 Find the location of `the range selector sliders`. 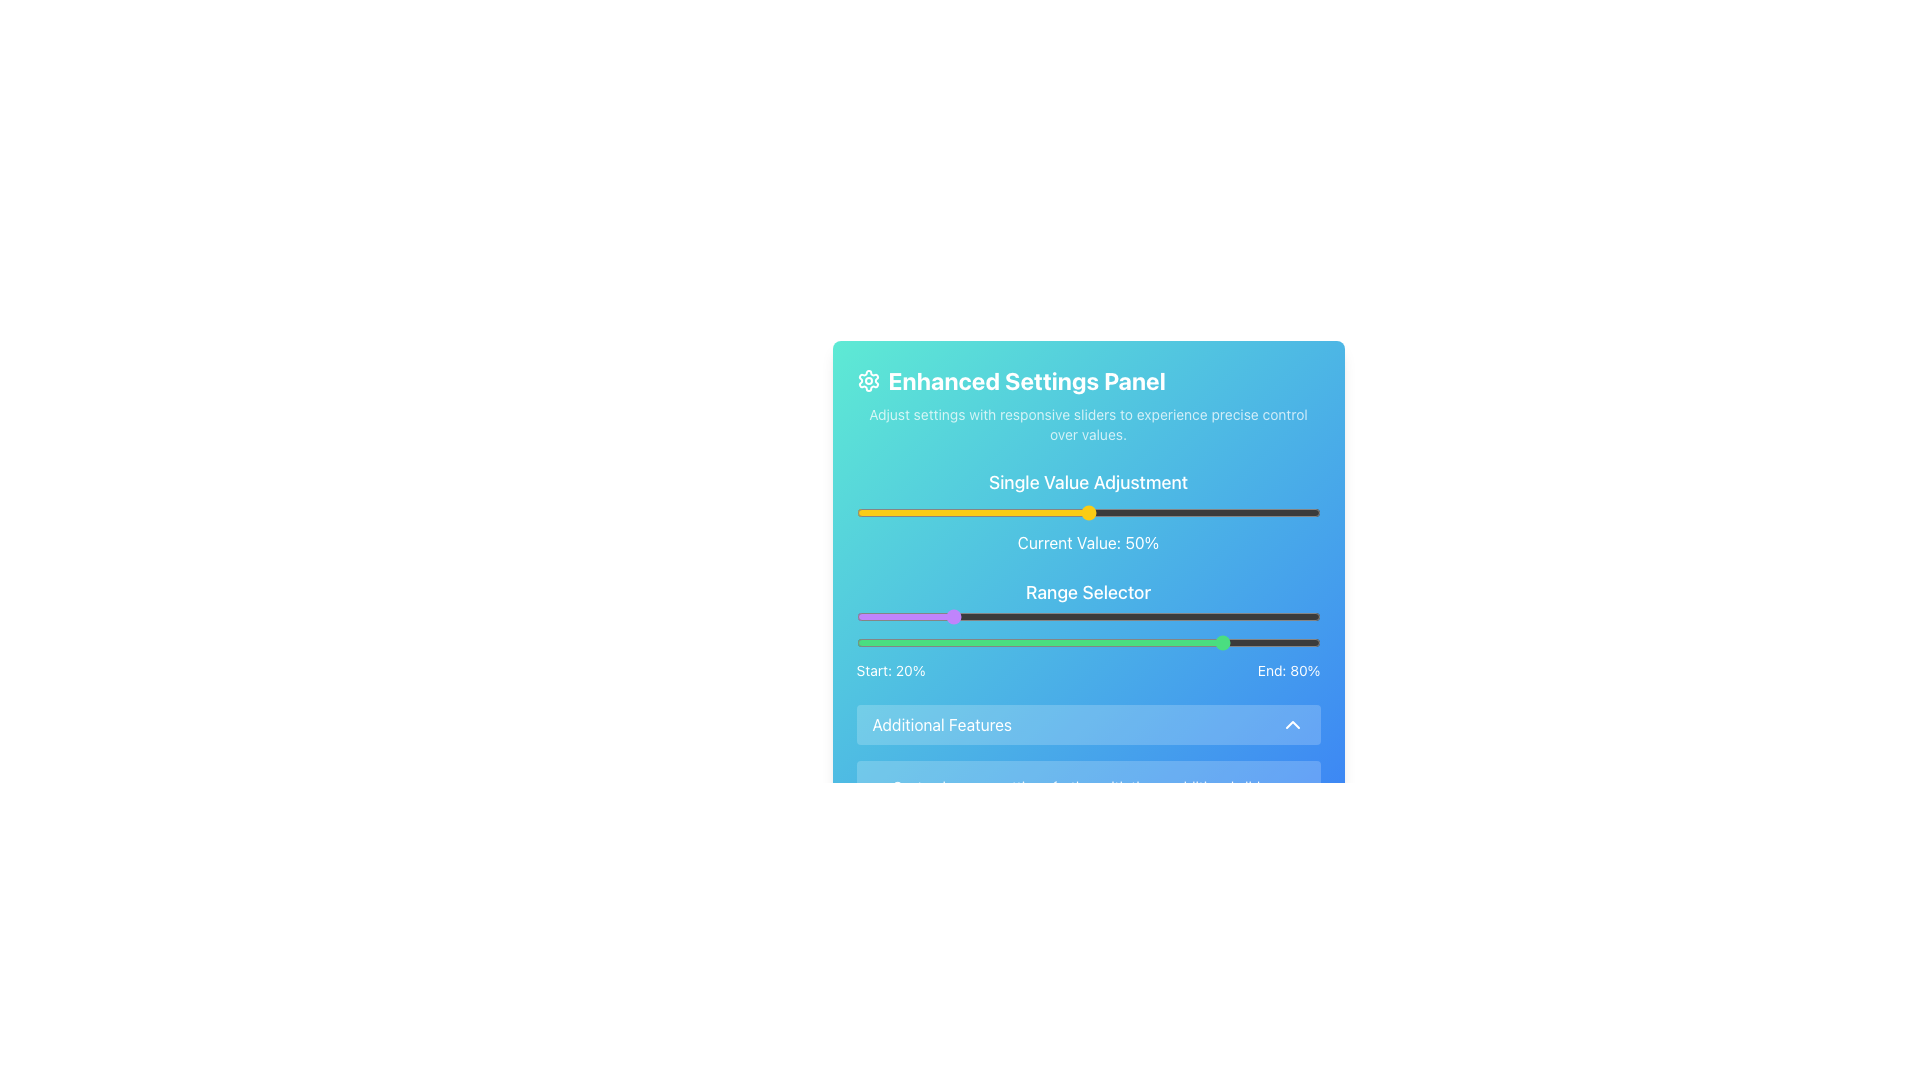

the range selector sliders is located at coordinates (1203, 616).